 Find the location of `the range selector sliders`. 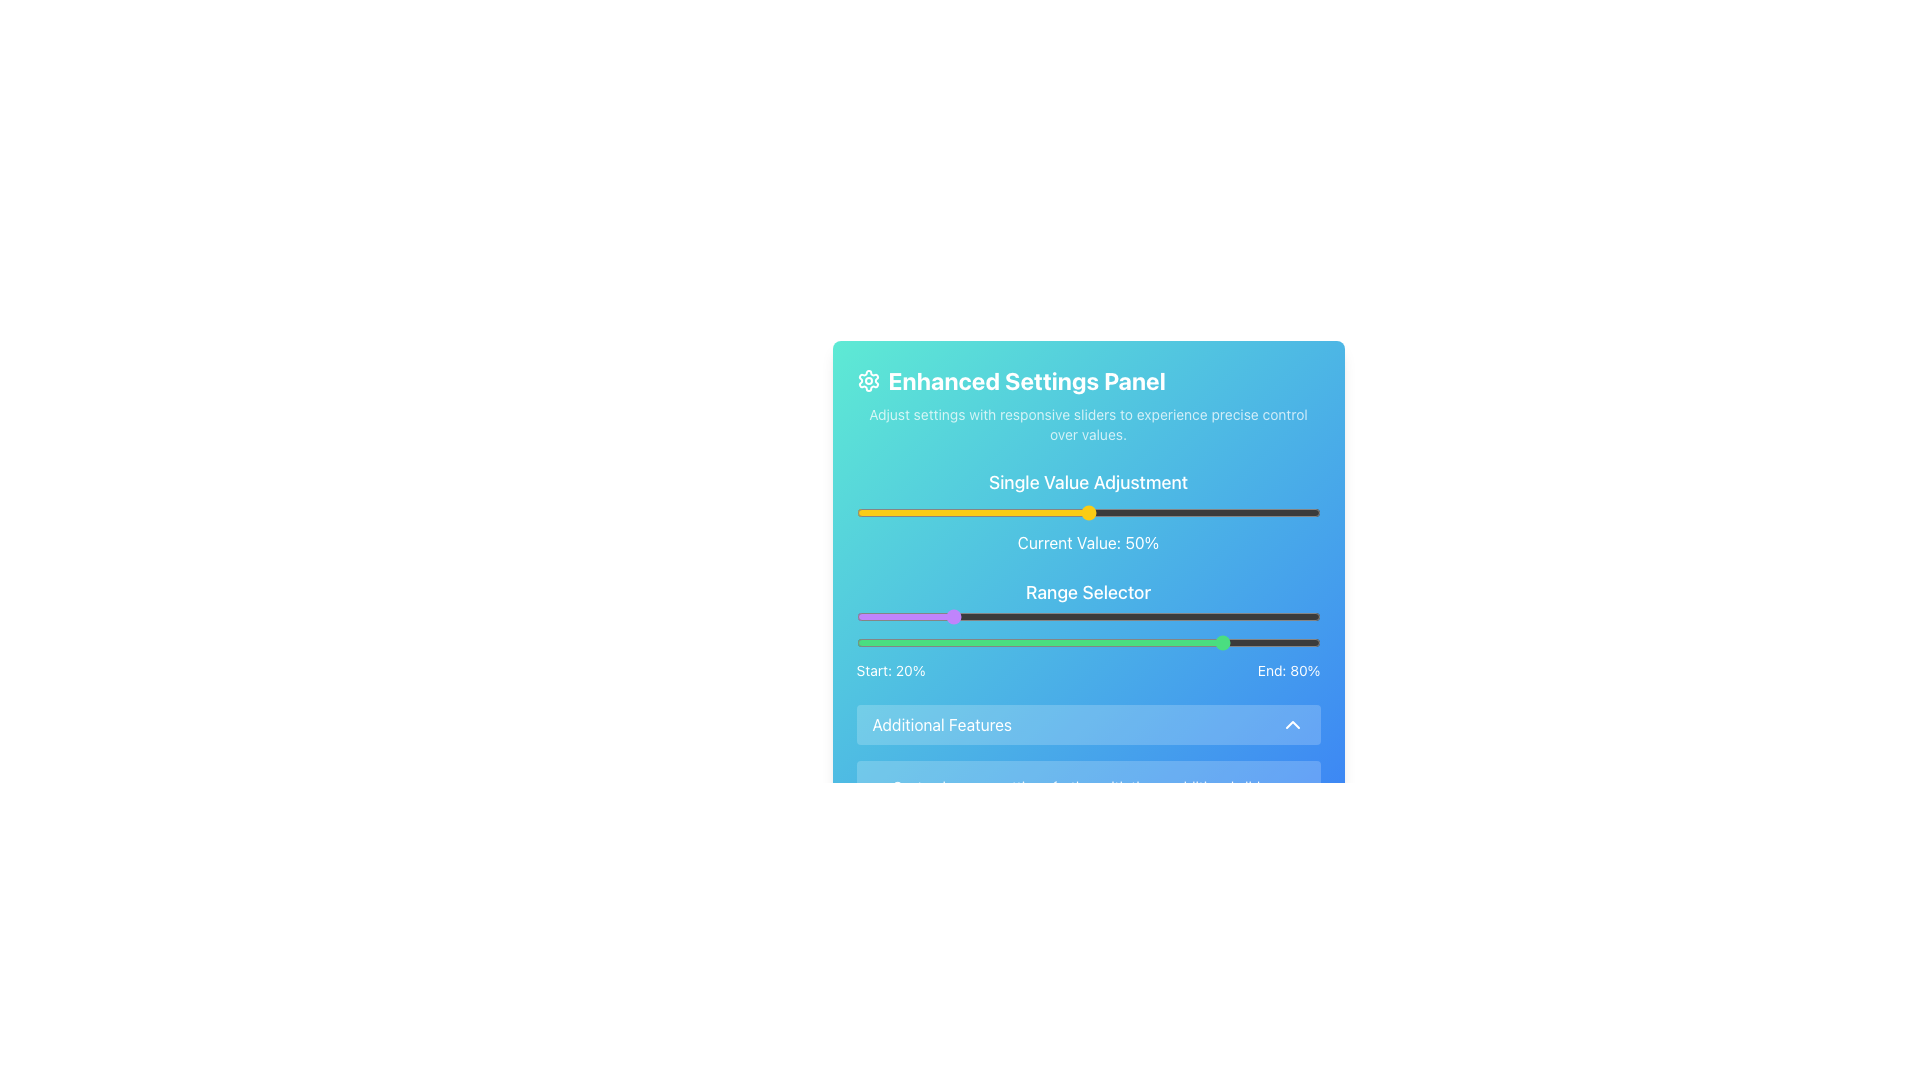

the range selector sliders is located at coordinates (1203, 616).